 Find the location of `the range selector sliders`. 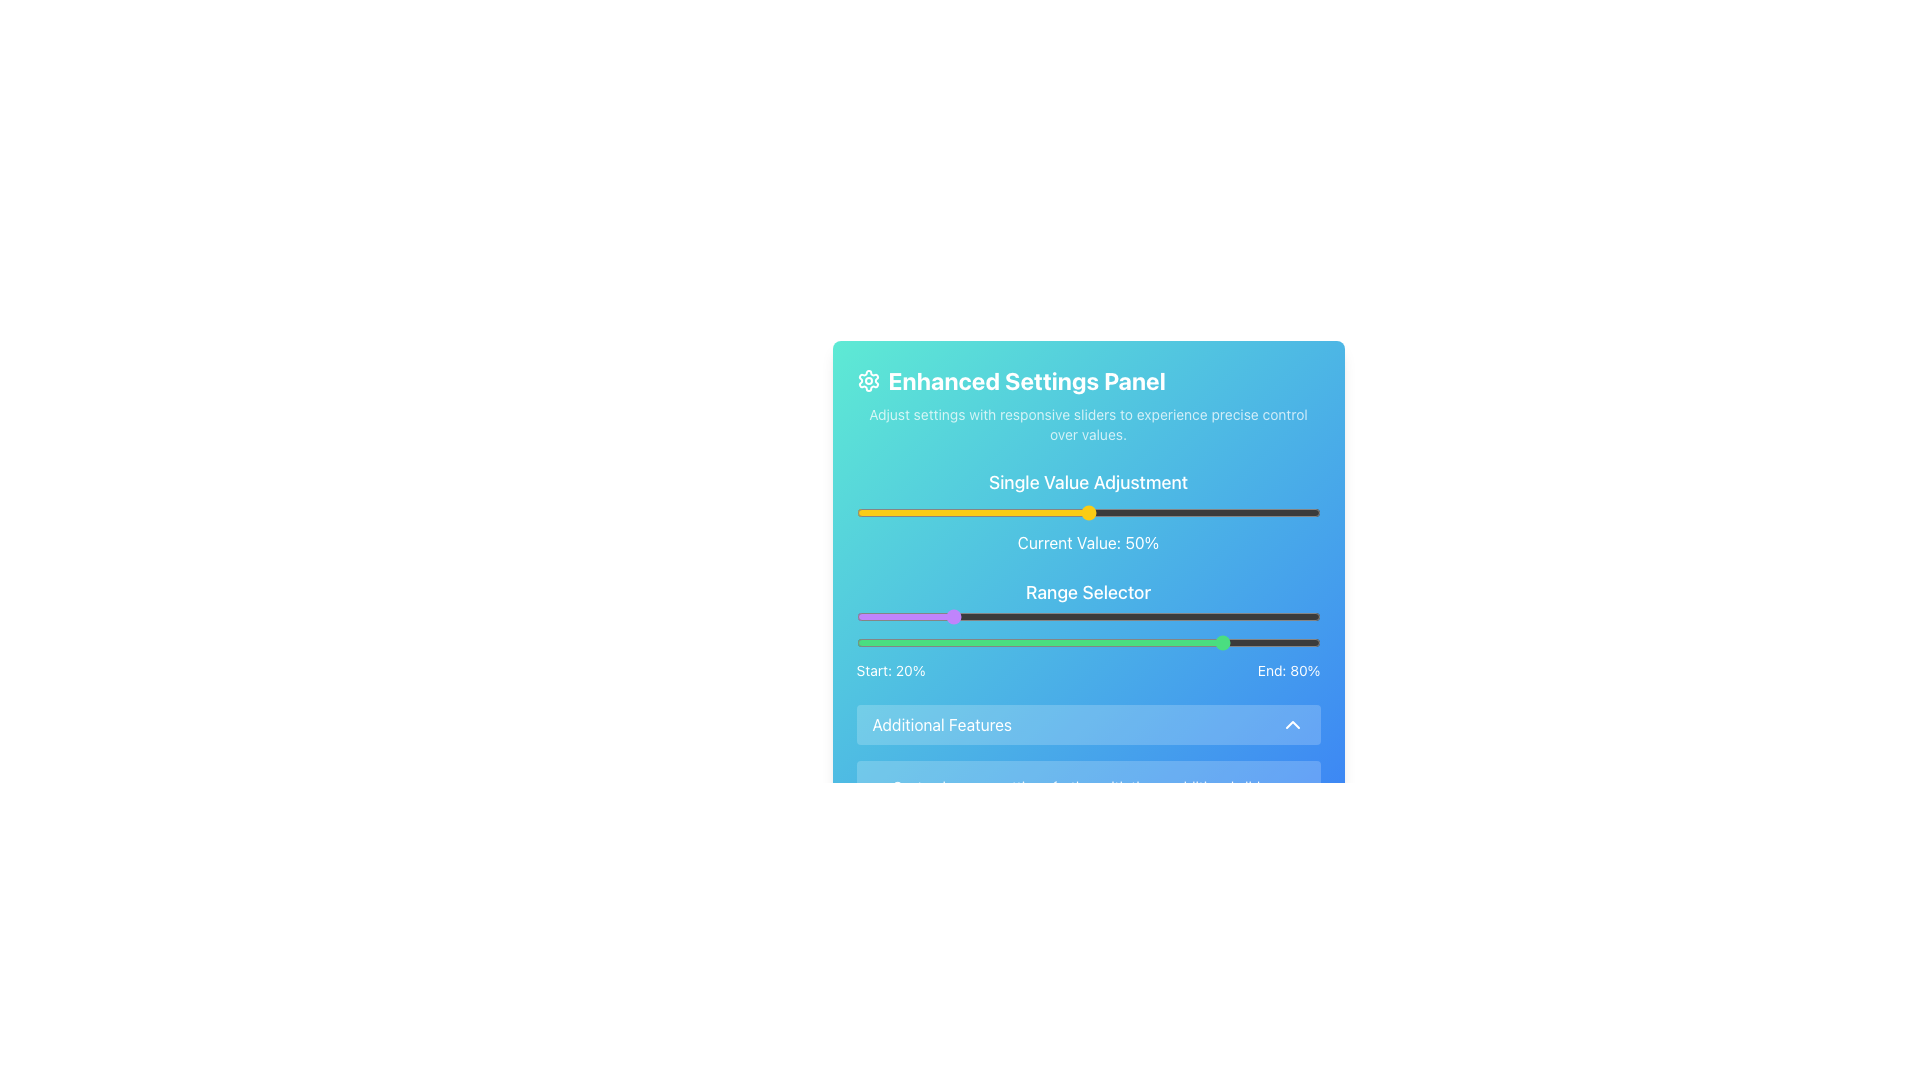

the range selector sliders is located at coordinates (1203, 616).